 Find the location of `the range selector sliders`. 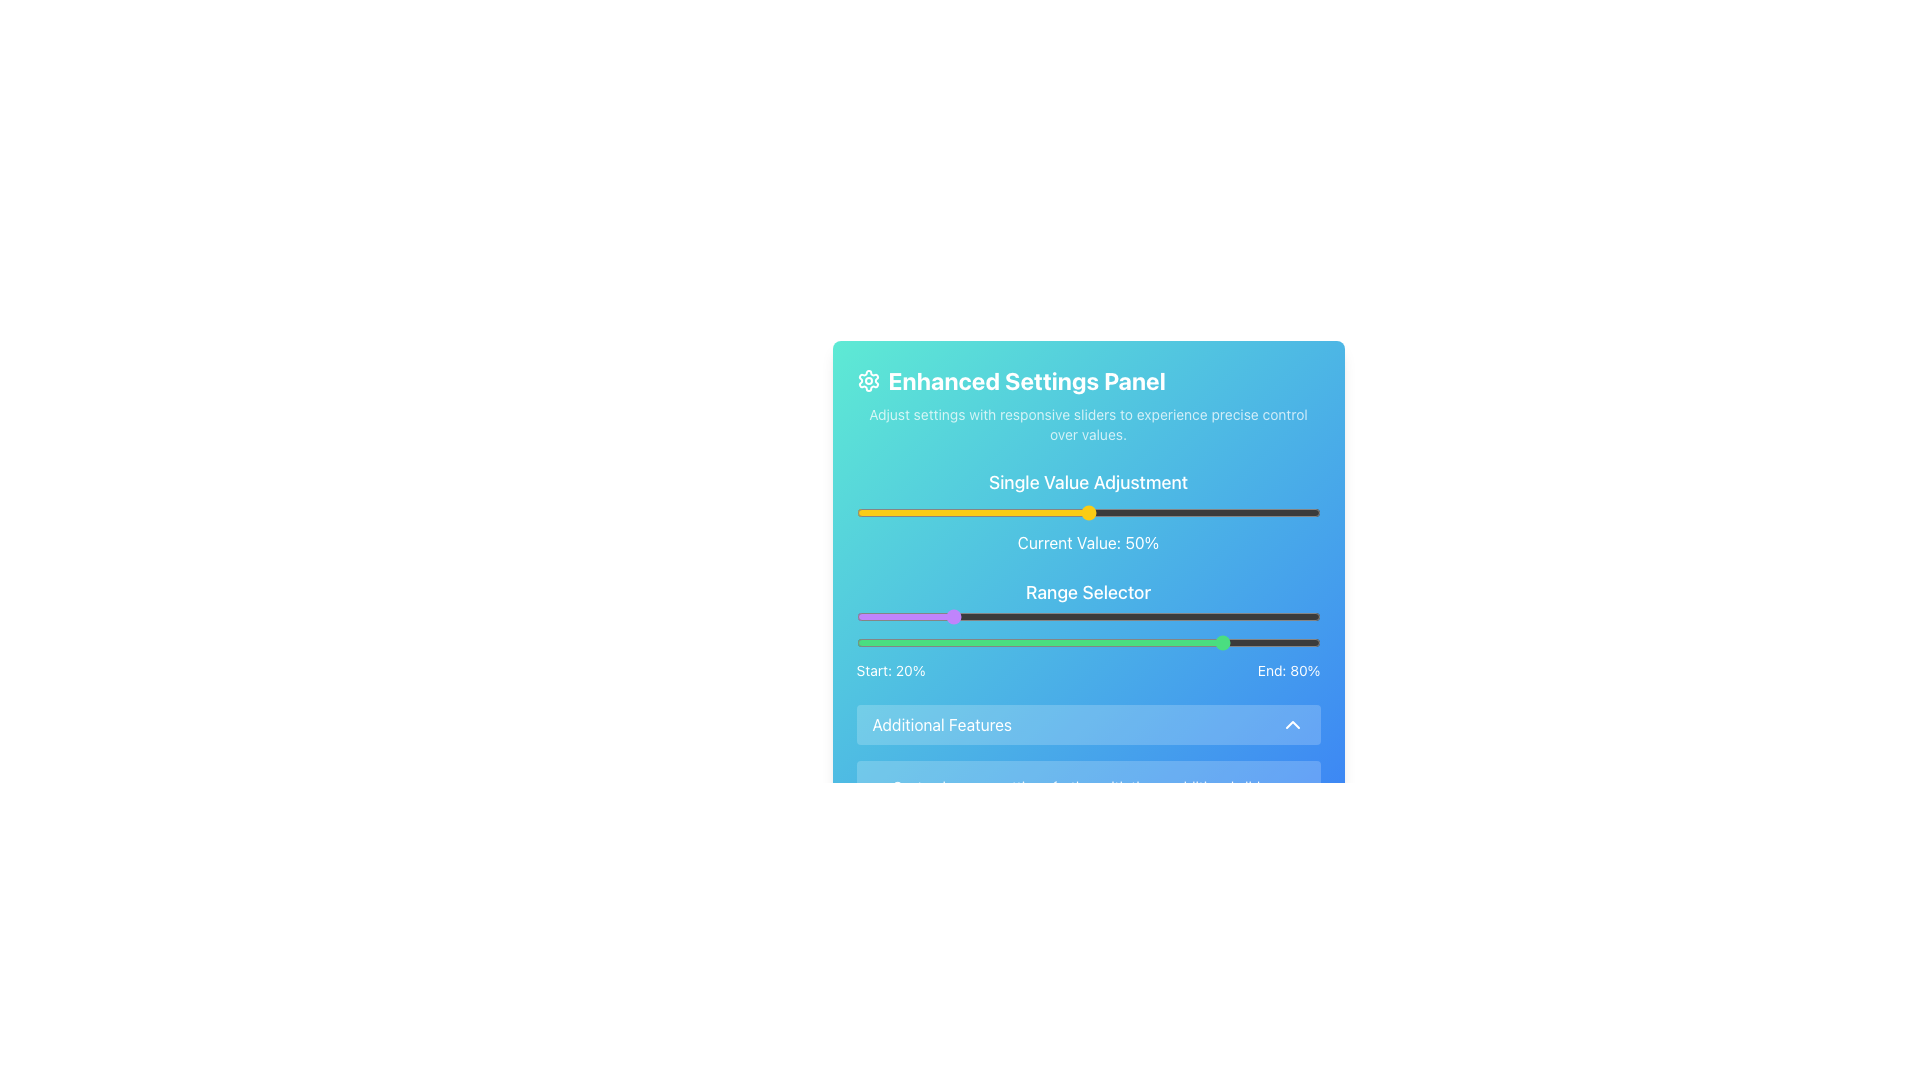

the range selector sliders is located at coordinates (1203, 616).